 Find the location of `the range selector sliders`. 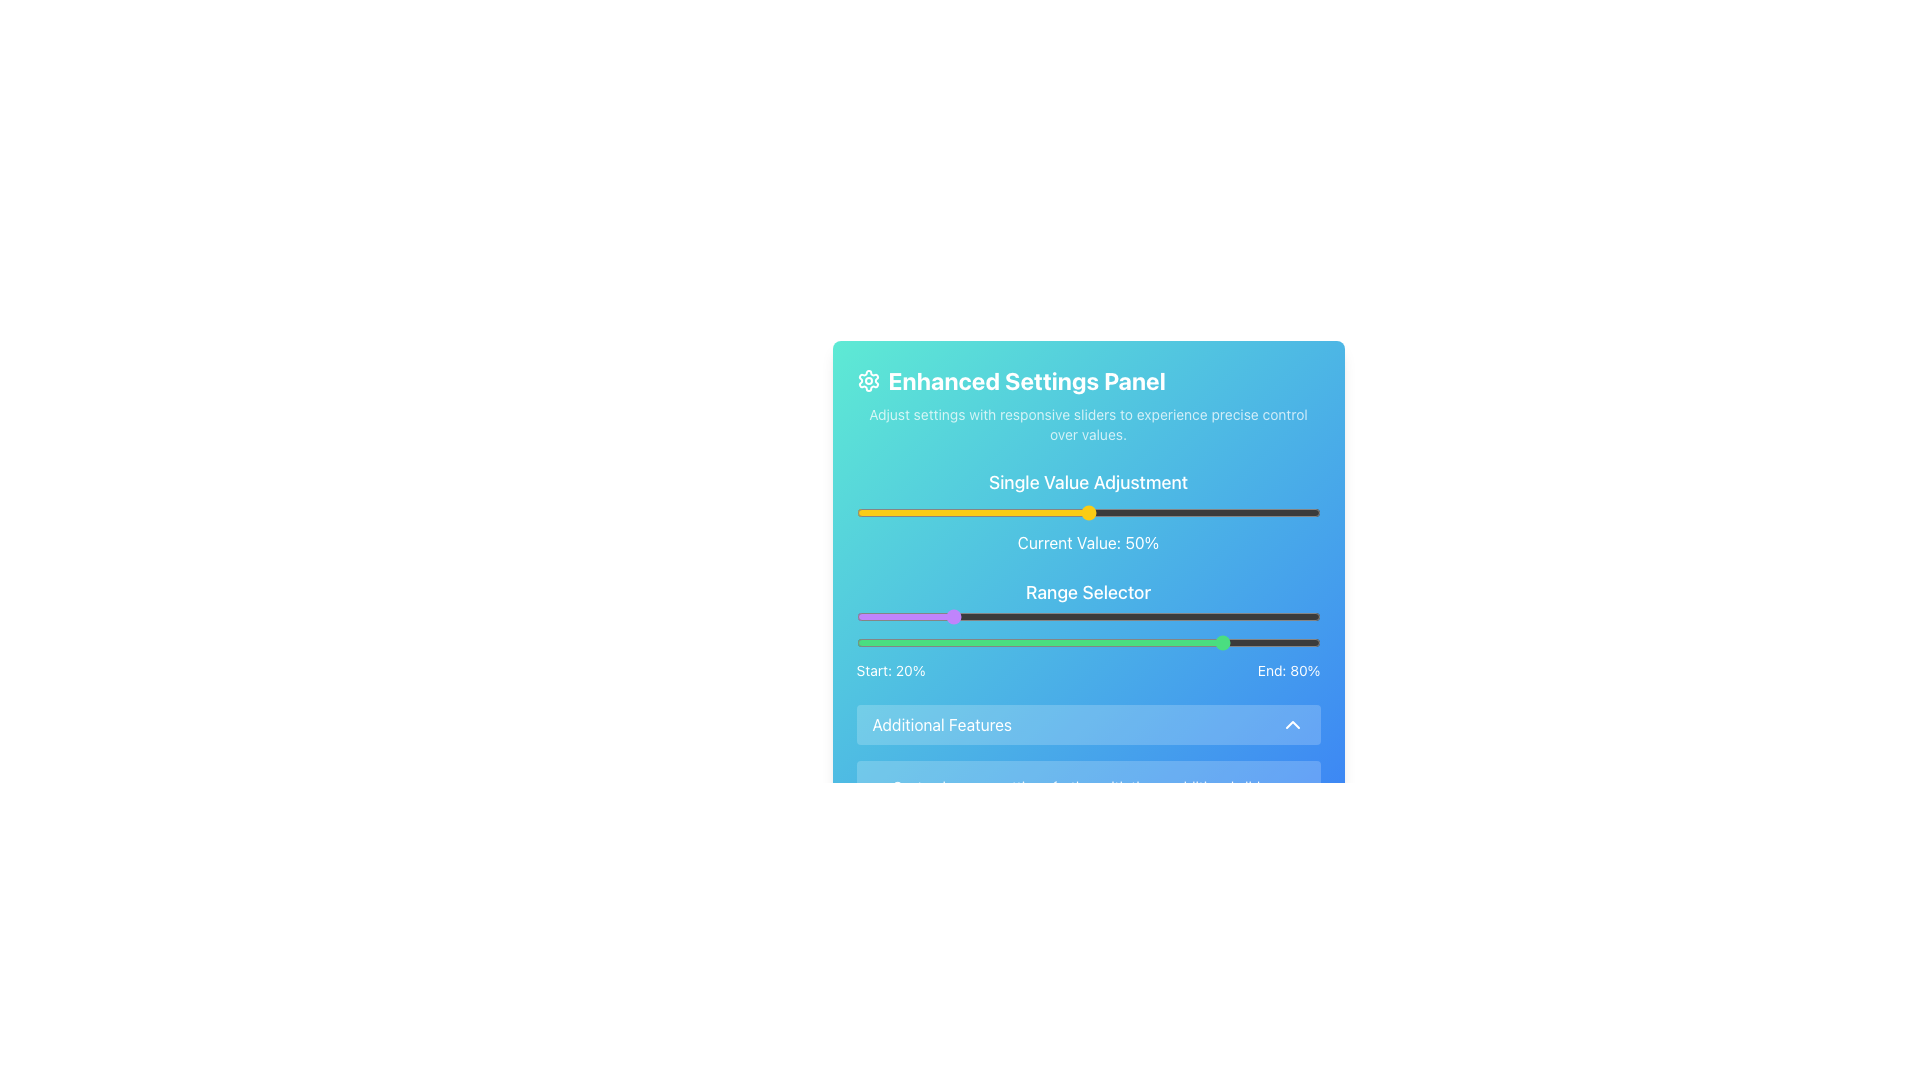

the range selector sliders is located at coordinates (1203, 616).